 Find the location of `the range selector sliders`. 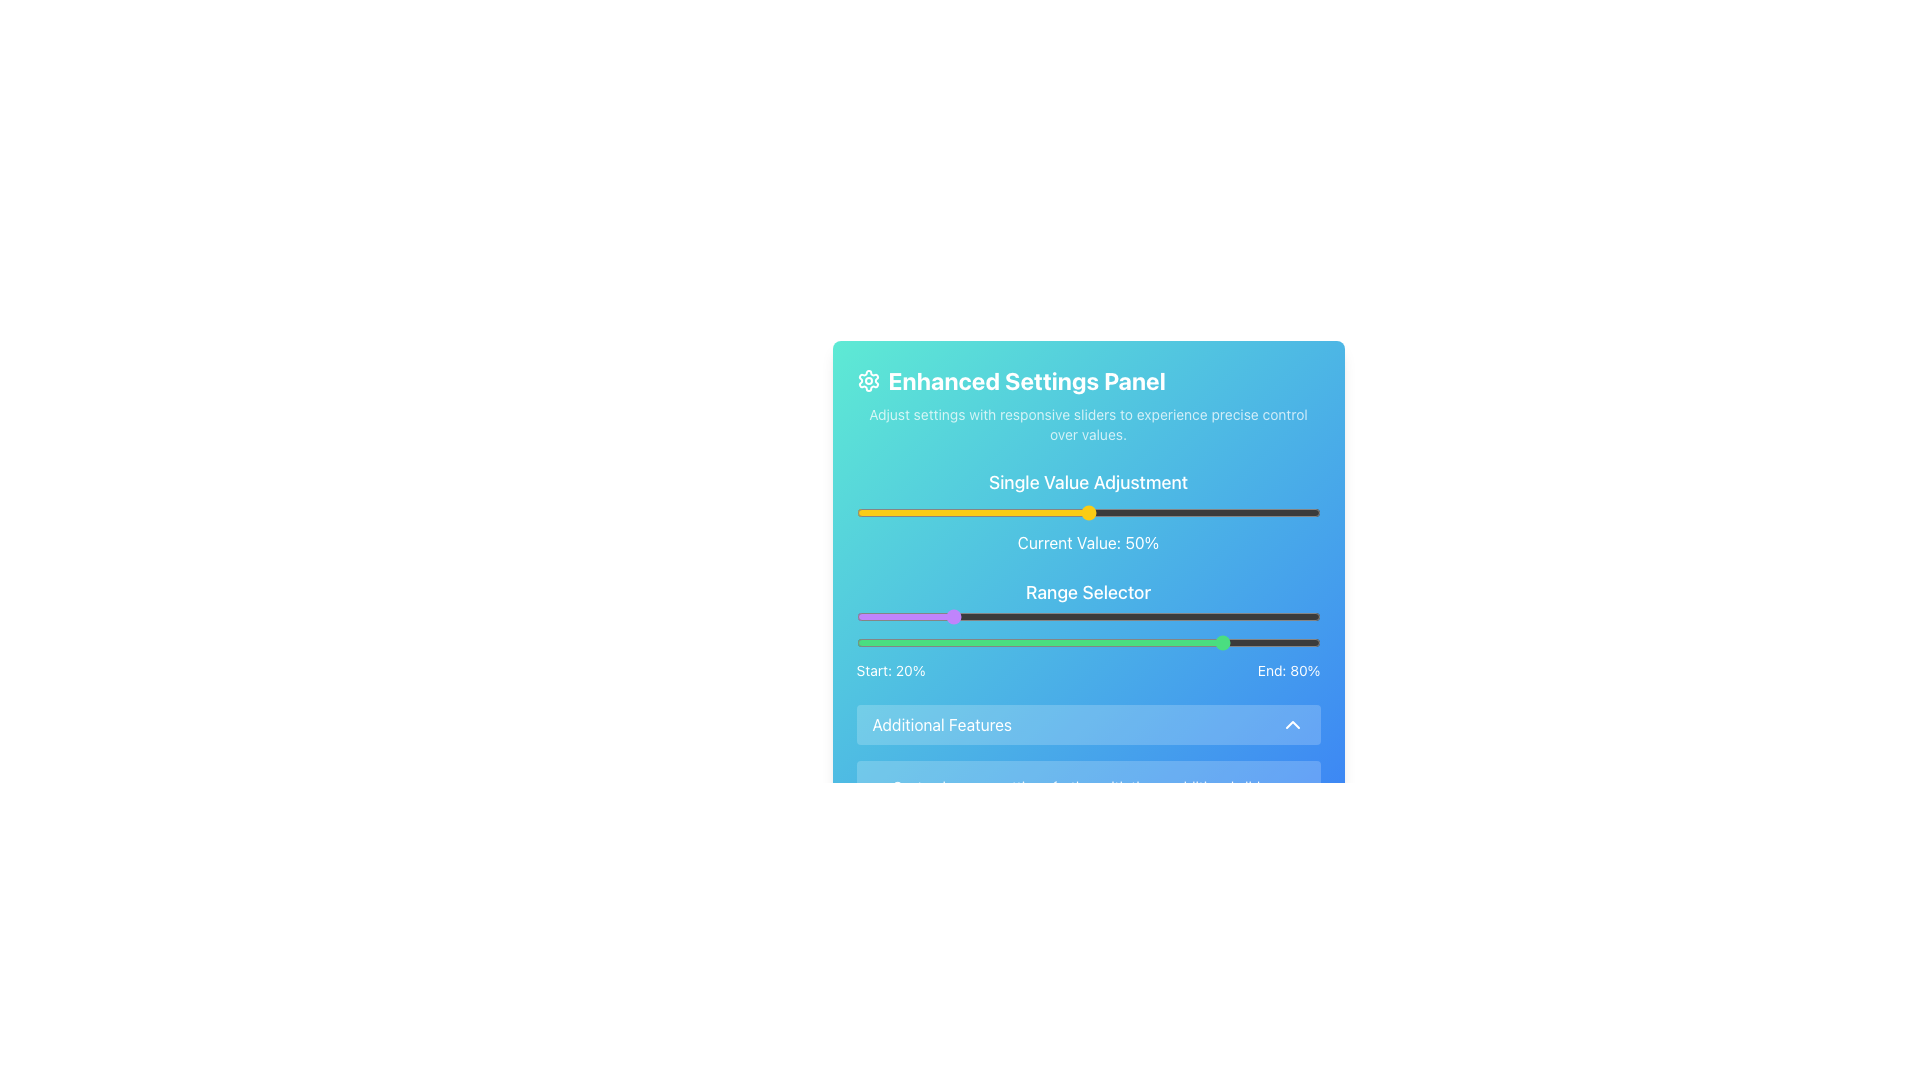

the range selector sliders is located at coordinates (1203, 616).